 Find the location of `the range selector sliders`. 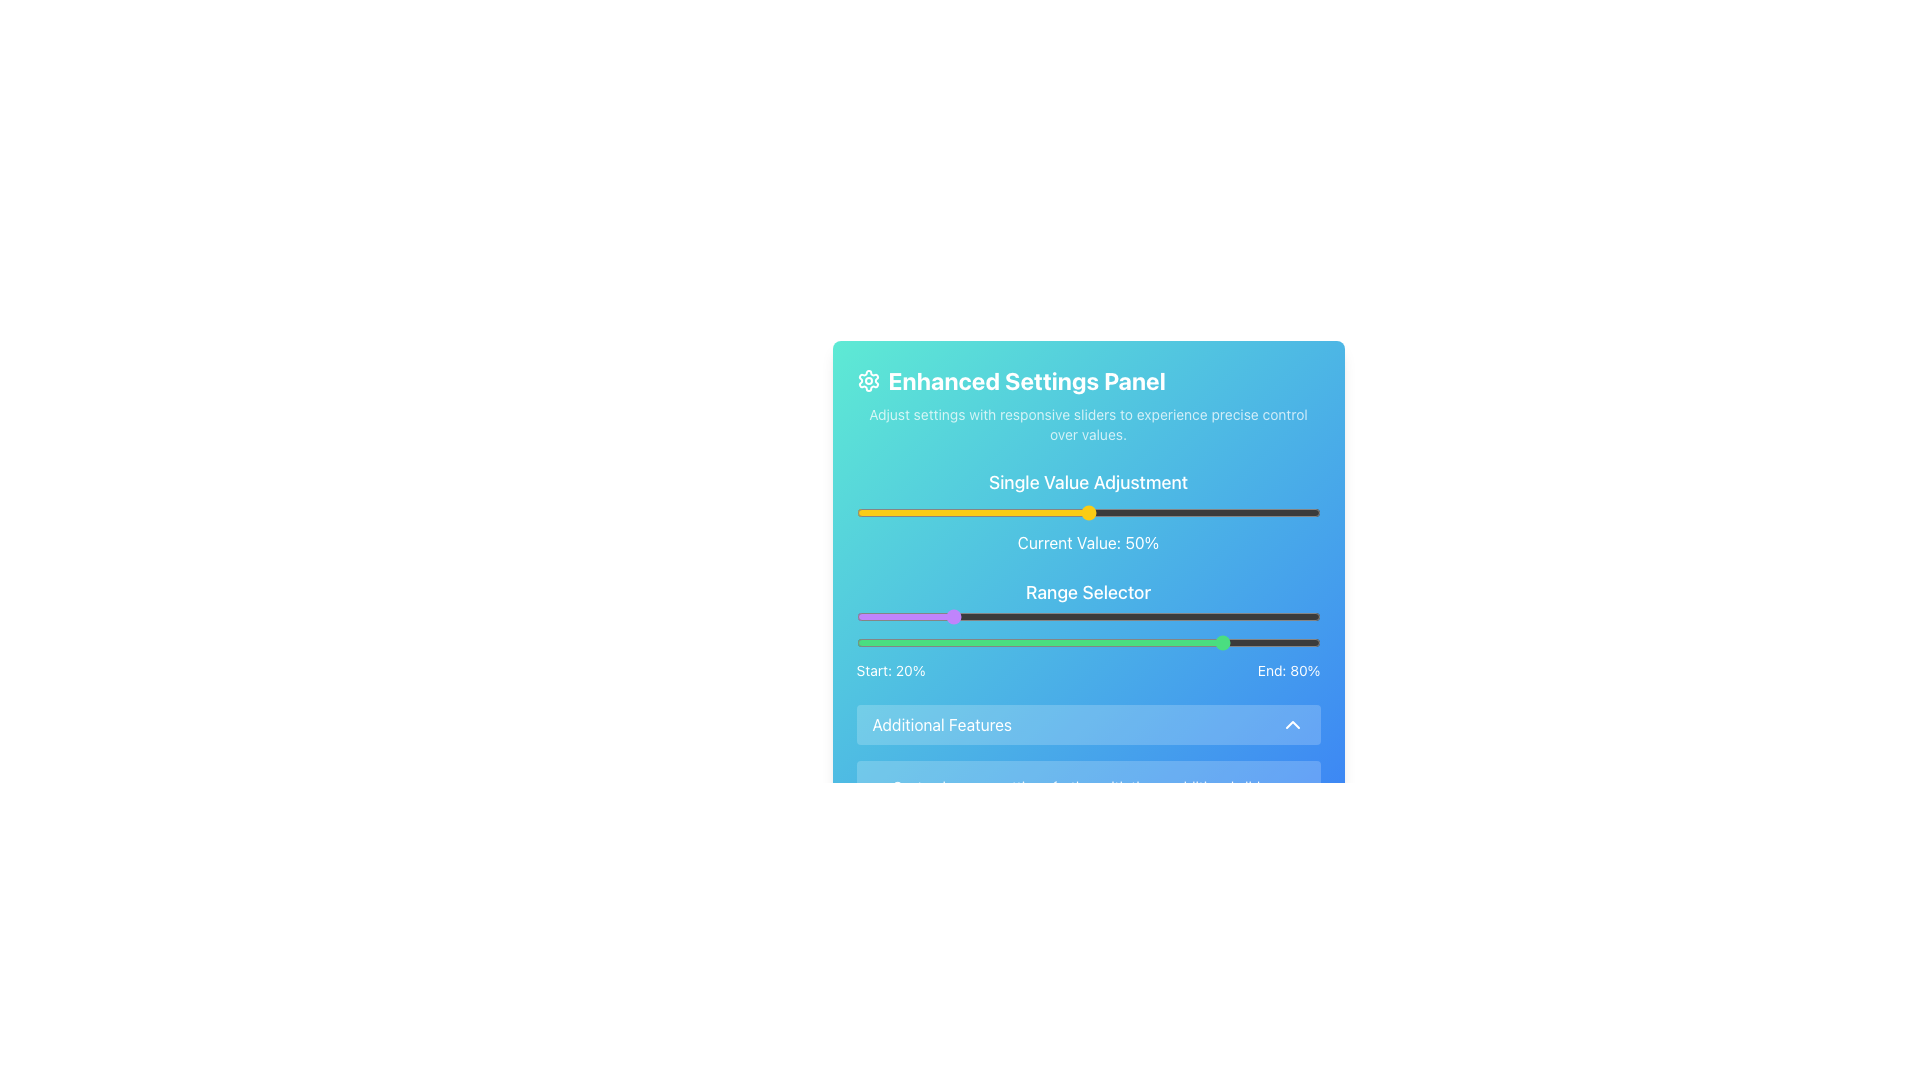

the range selector sliders is located at coordinates (1203, 616).